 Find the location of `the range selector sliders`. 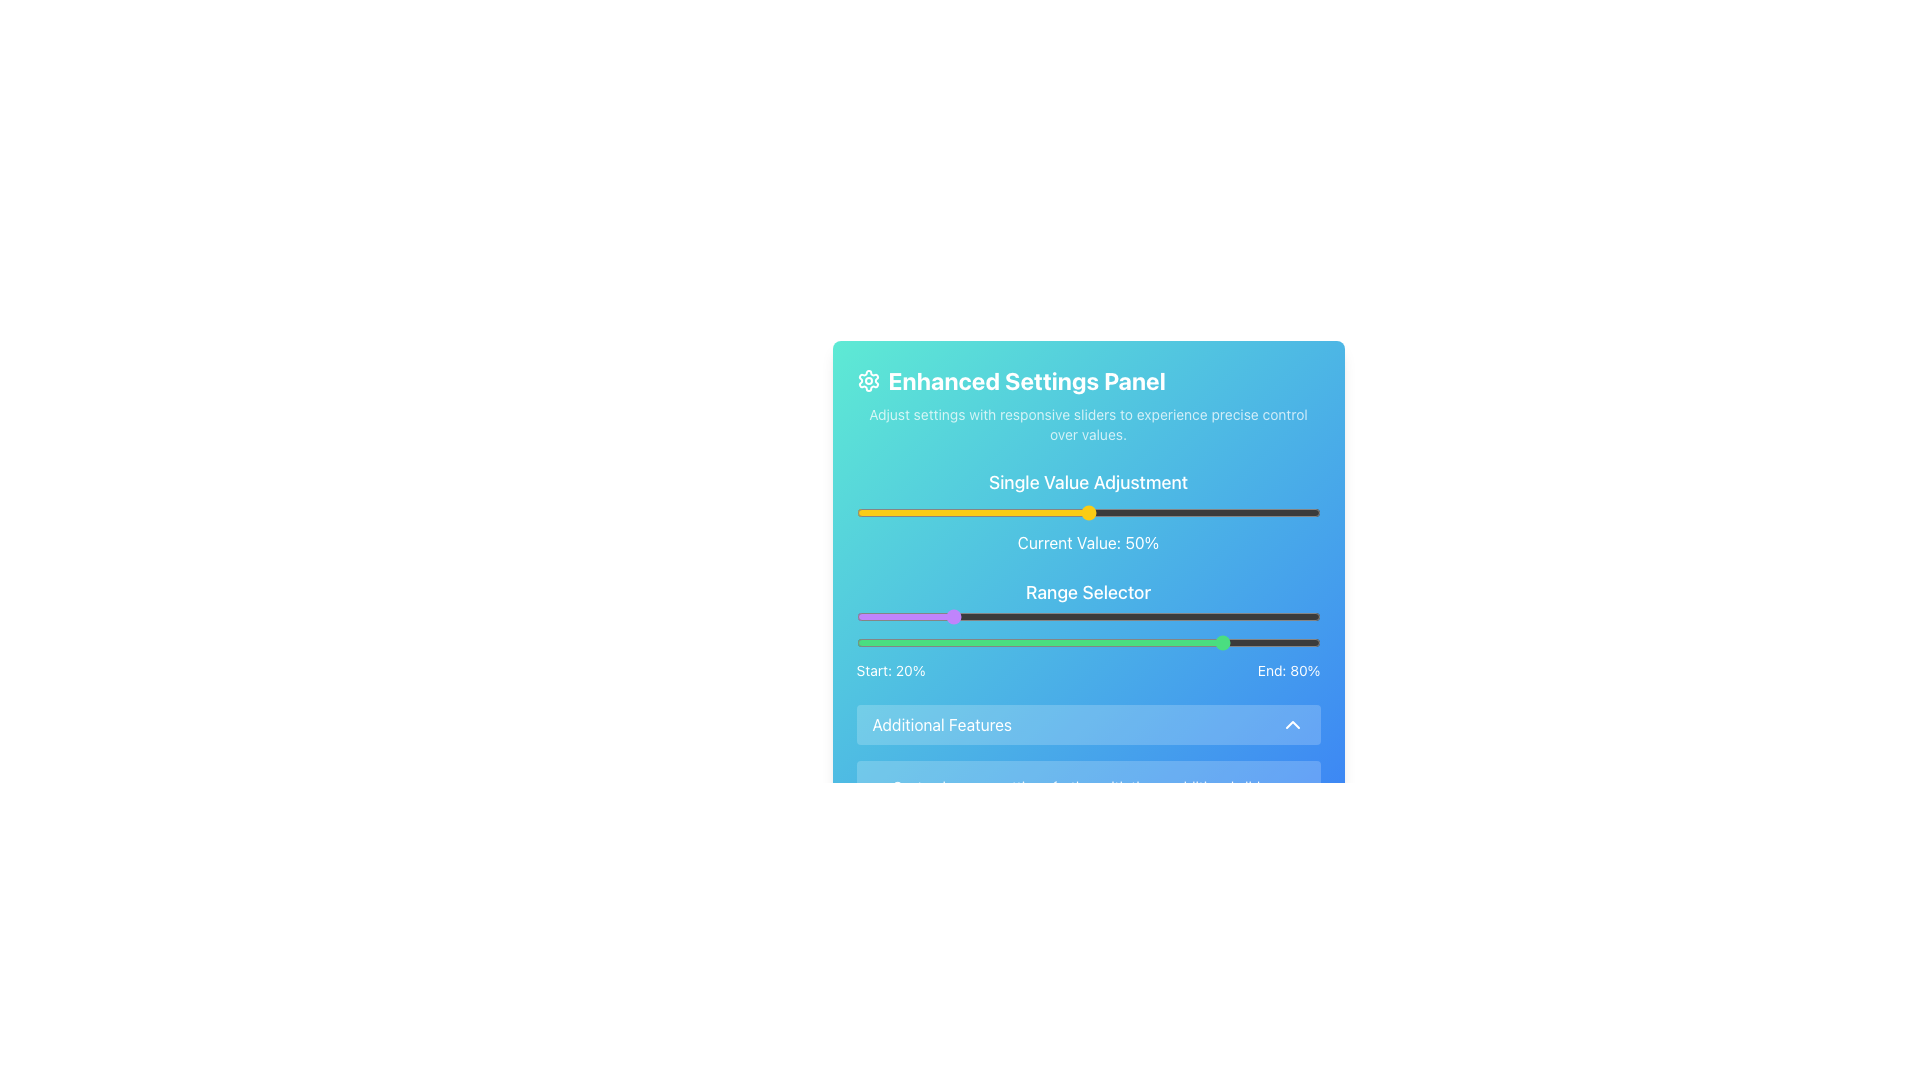

the range selector sliders is located at coordinates (1203, 616).